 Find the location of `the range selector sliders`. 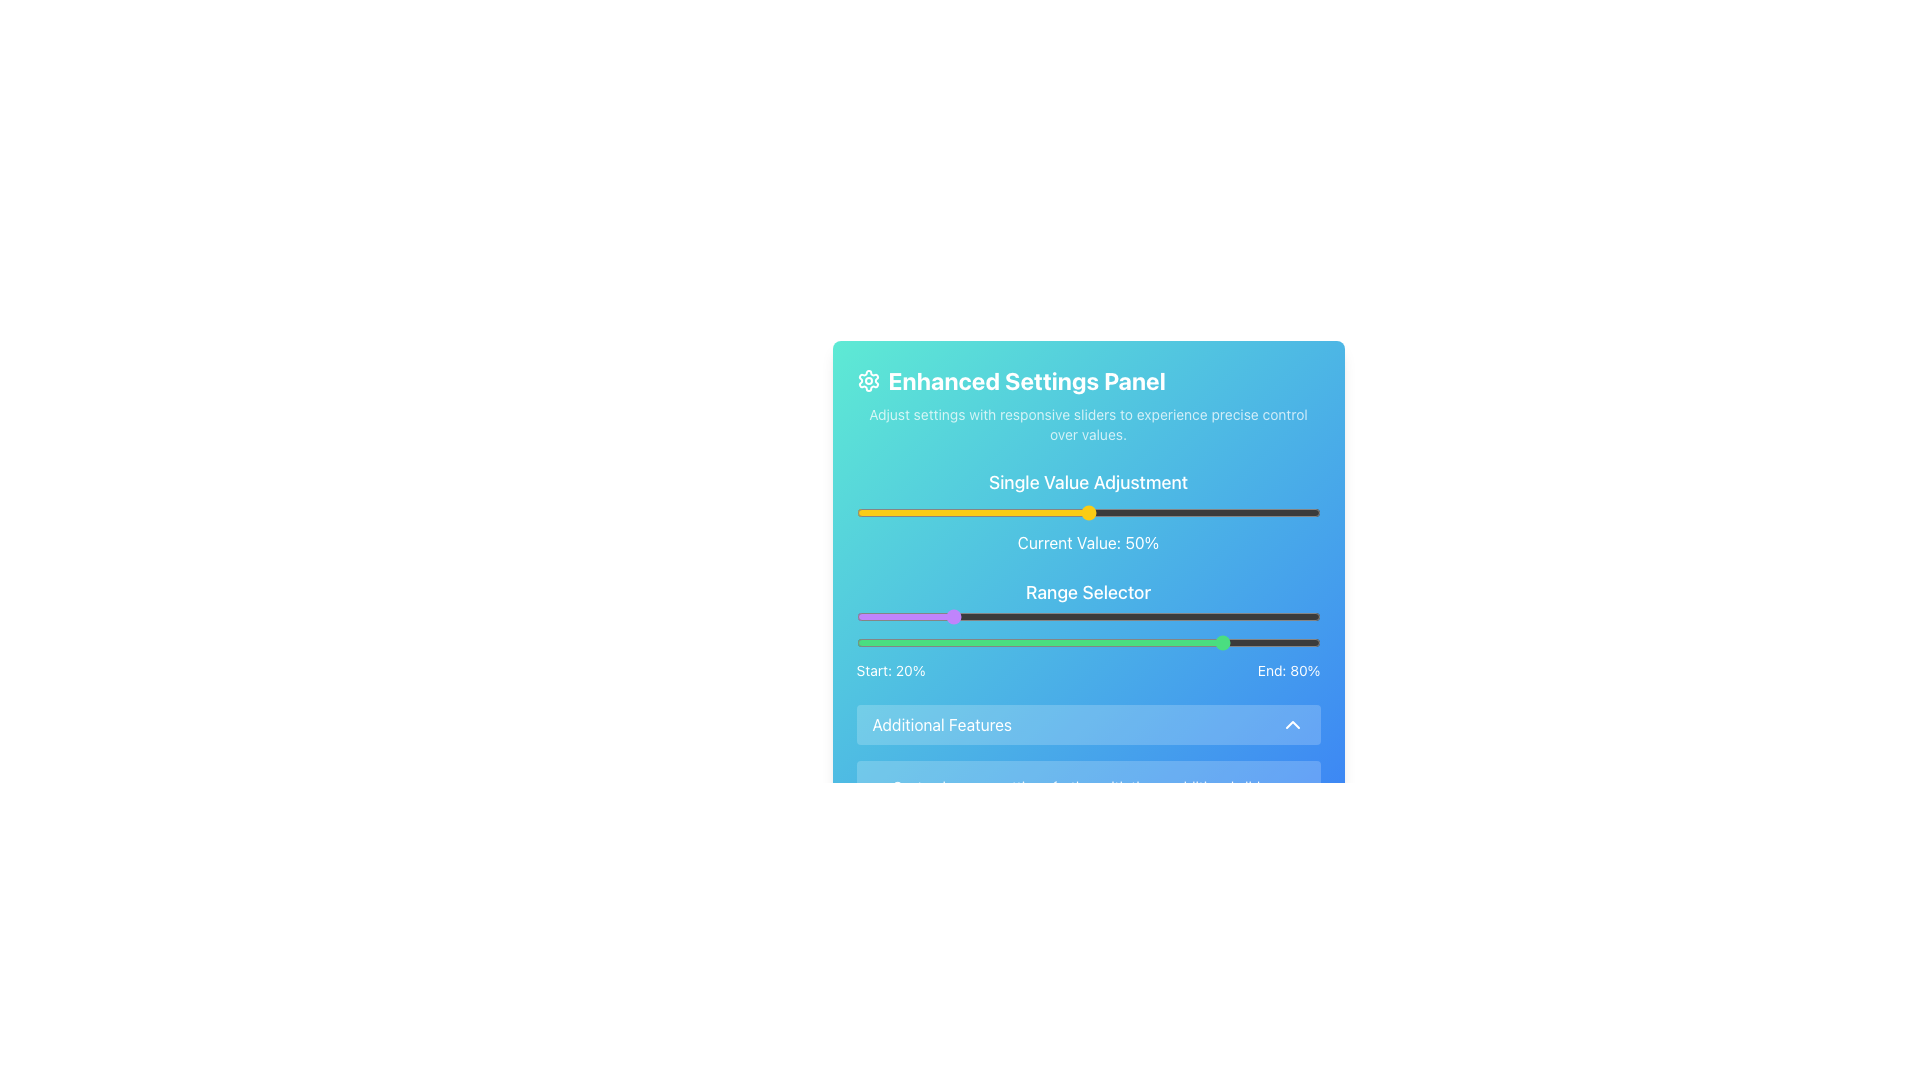

the range selector sliders is located at coordinates (1203, 616).